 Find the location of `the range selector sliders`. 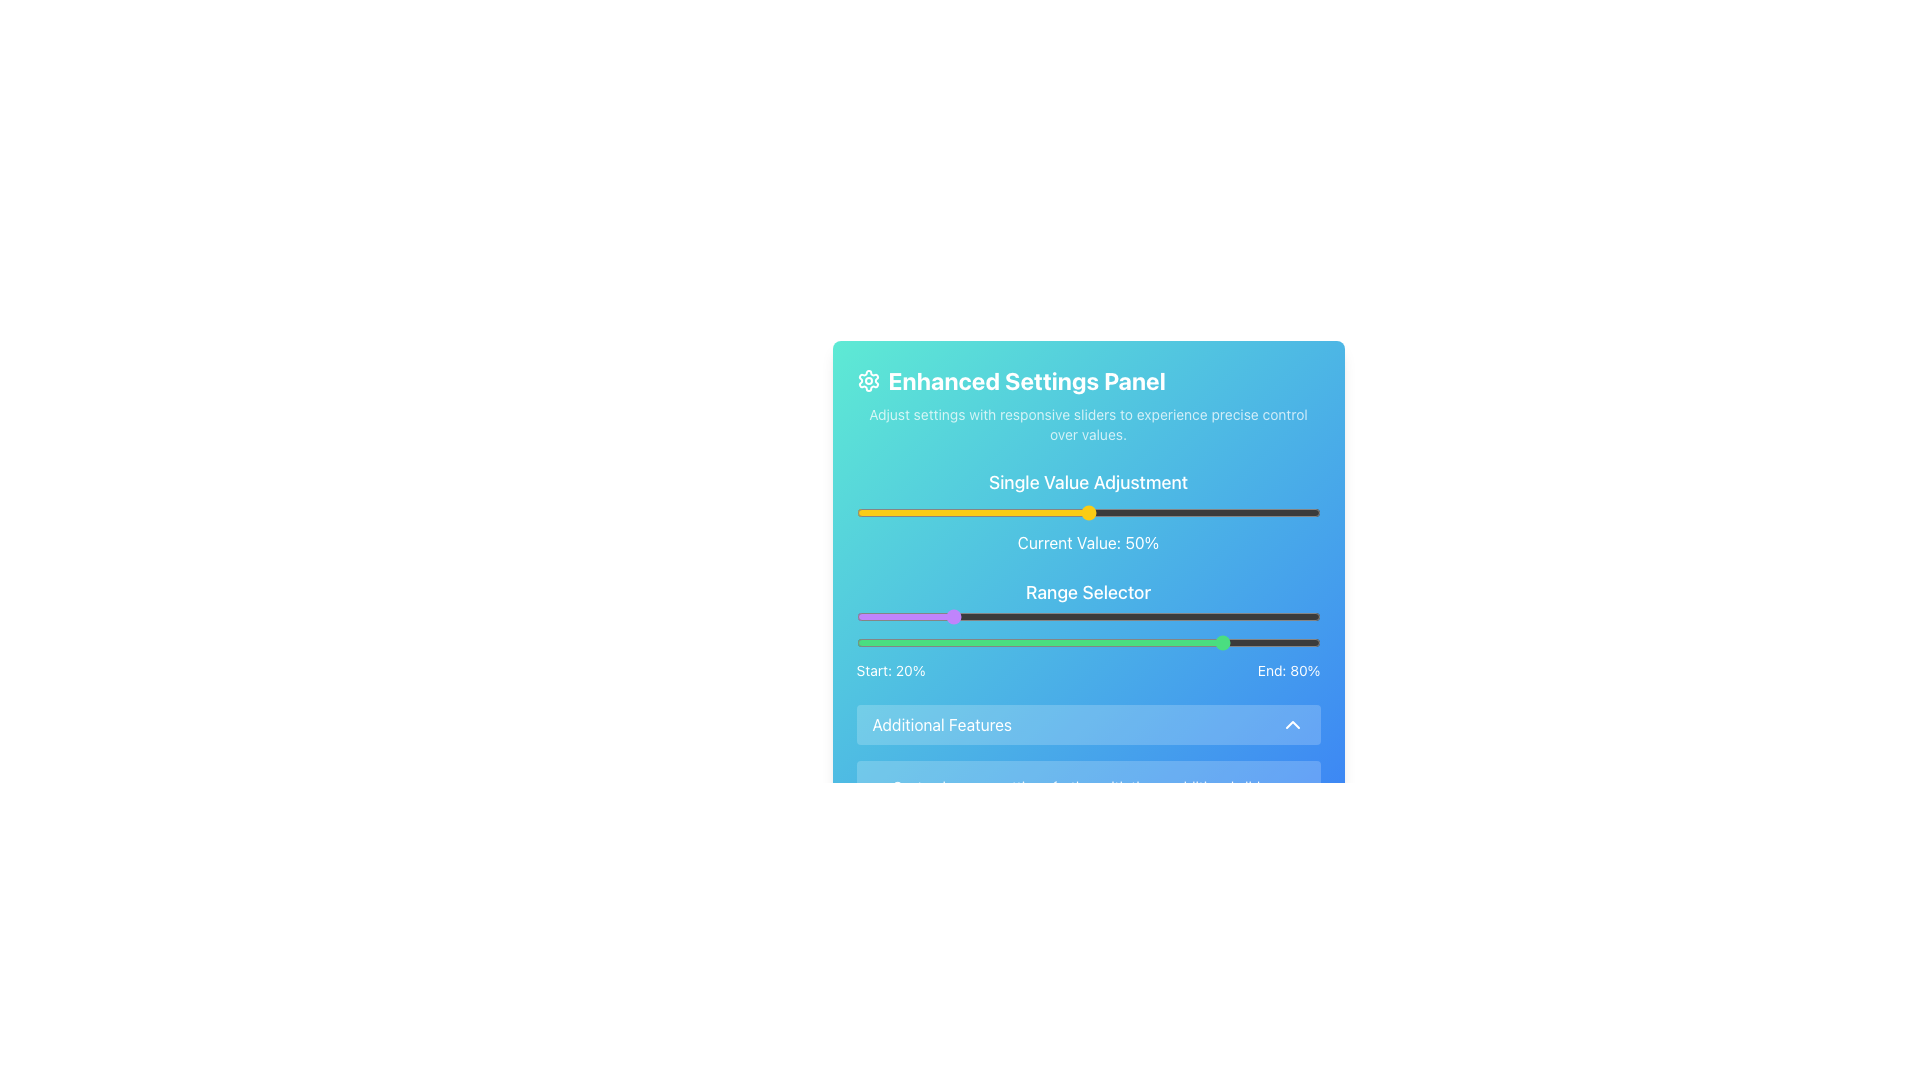

the range selector sliders is located at coordinates (1203, 616).